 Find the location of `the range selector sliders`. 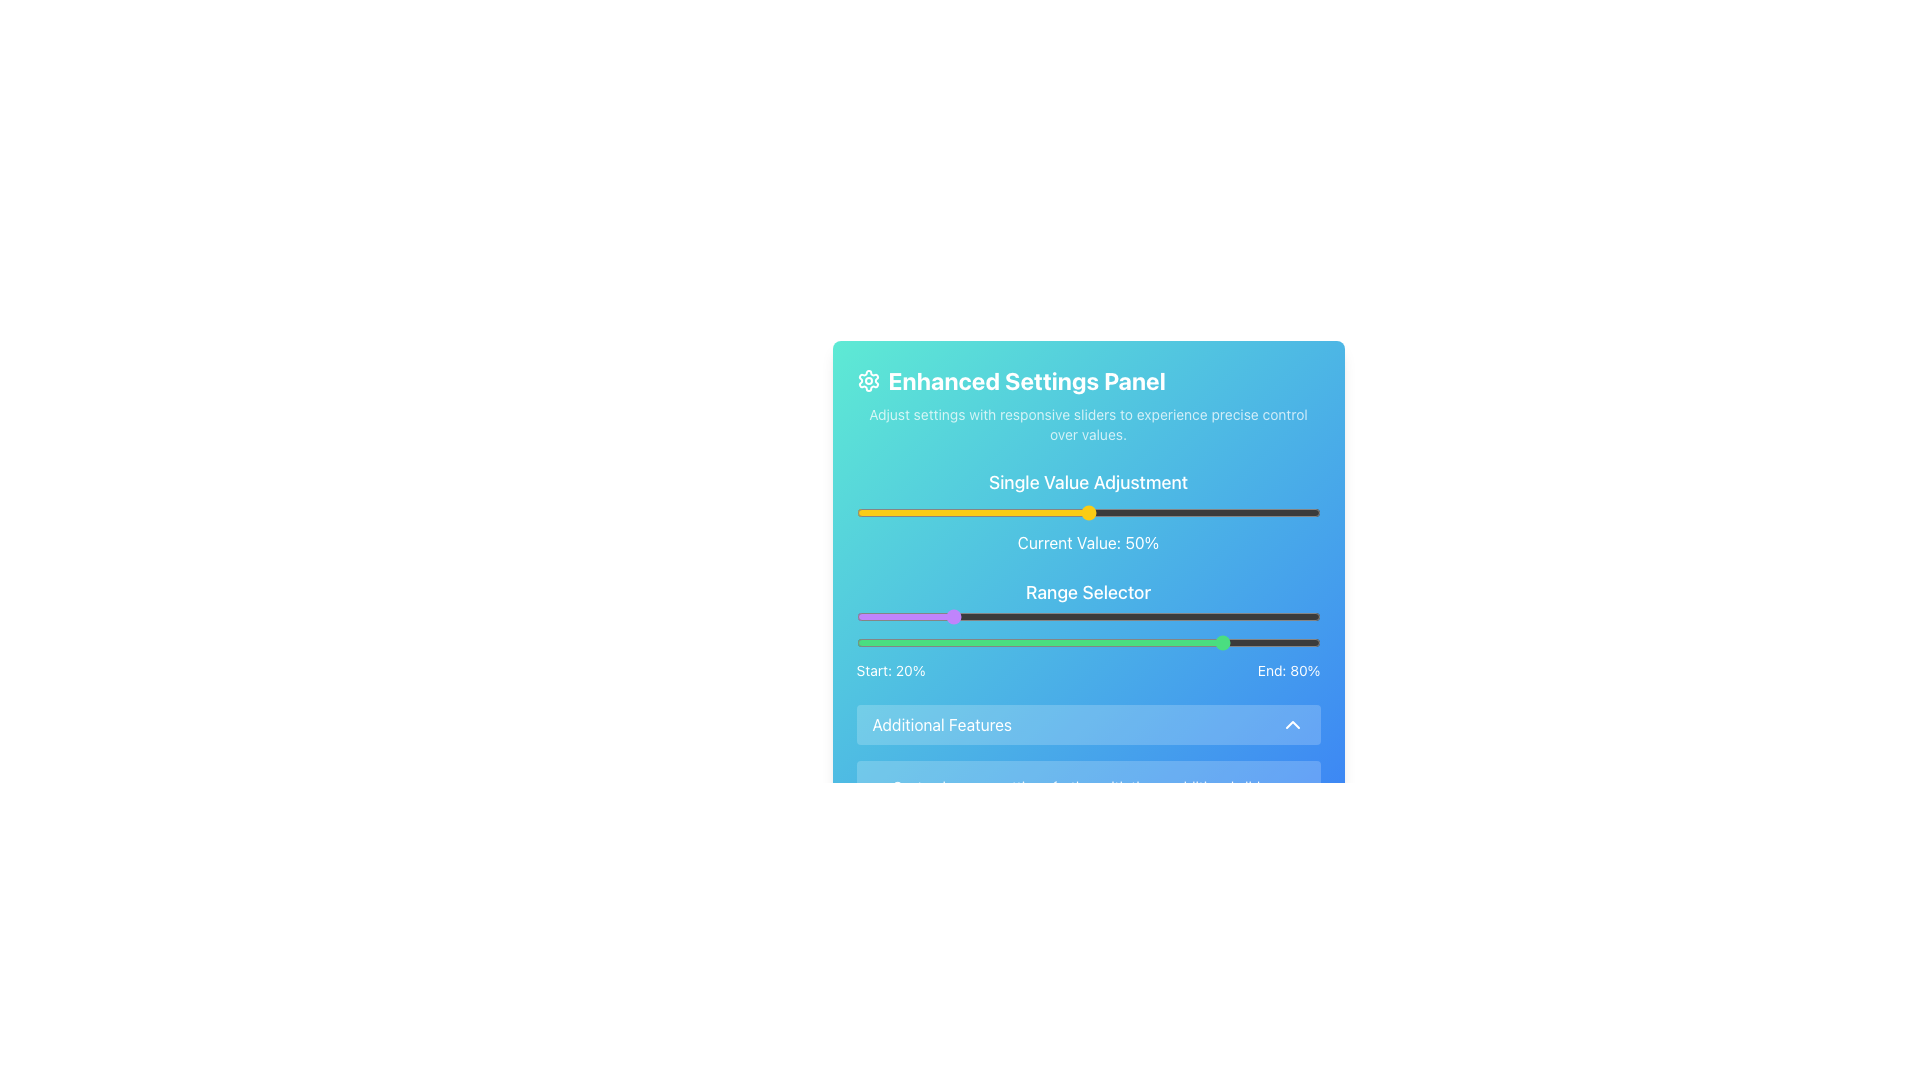

the range selector sliders is located at coordinates (1203, 616).